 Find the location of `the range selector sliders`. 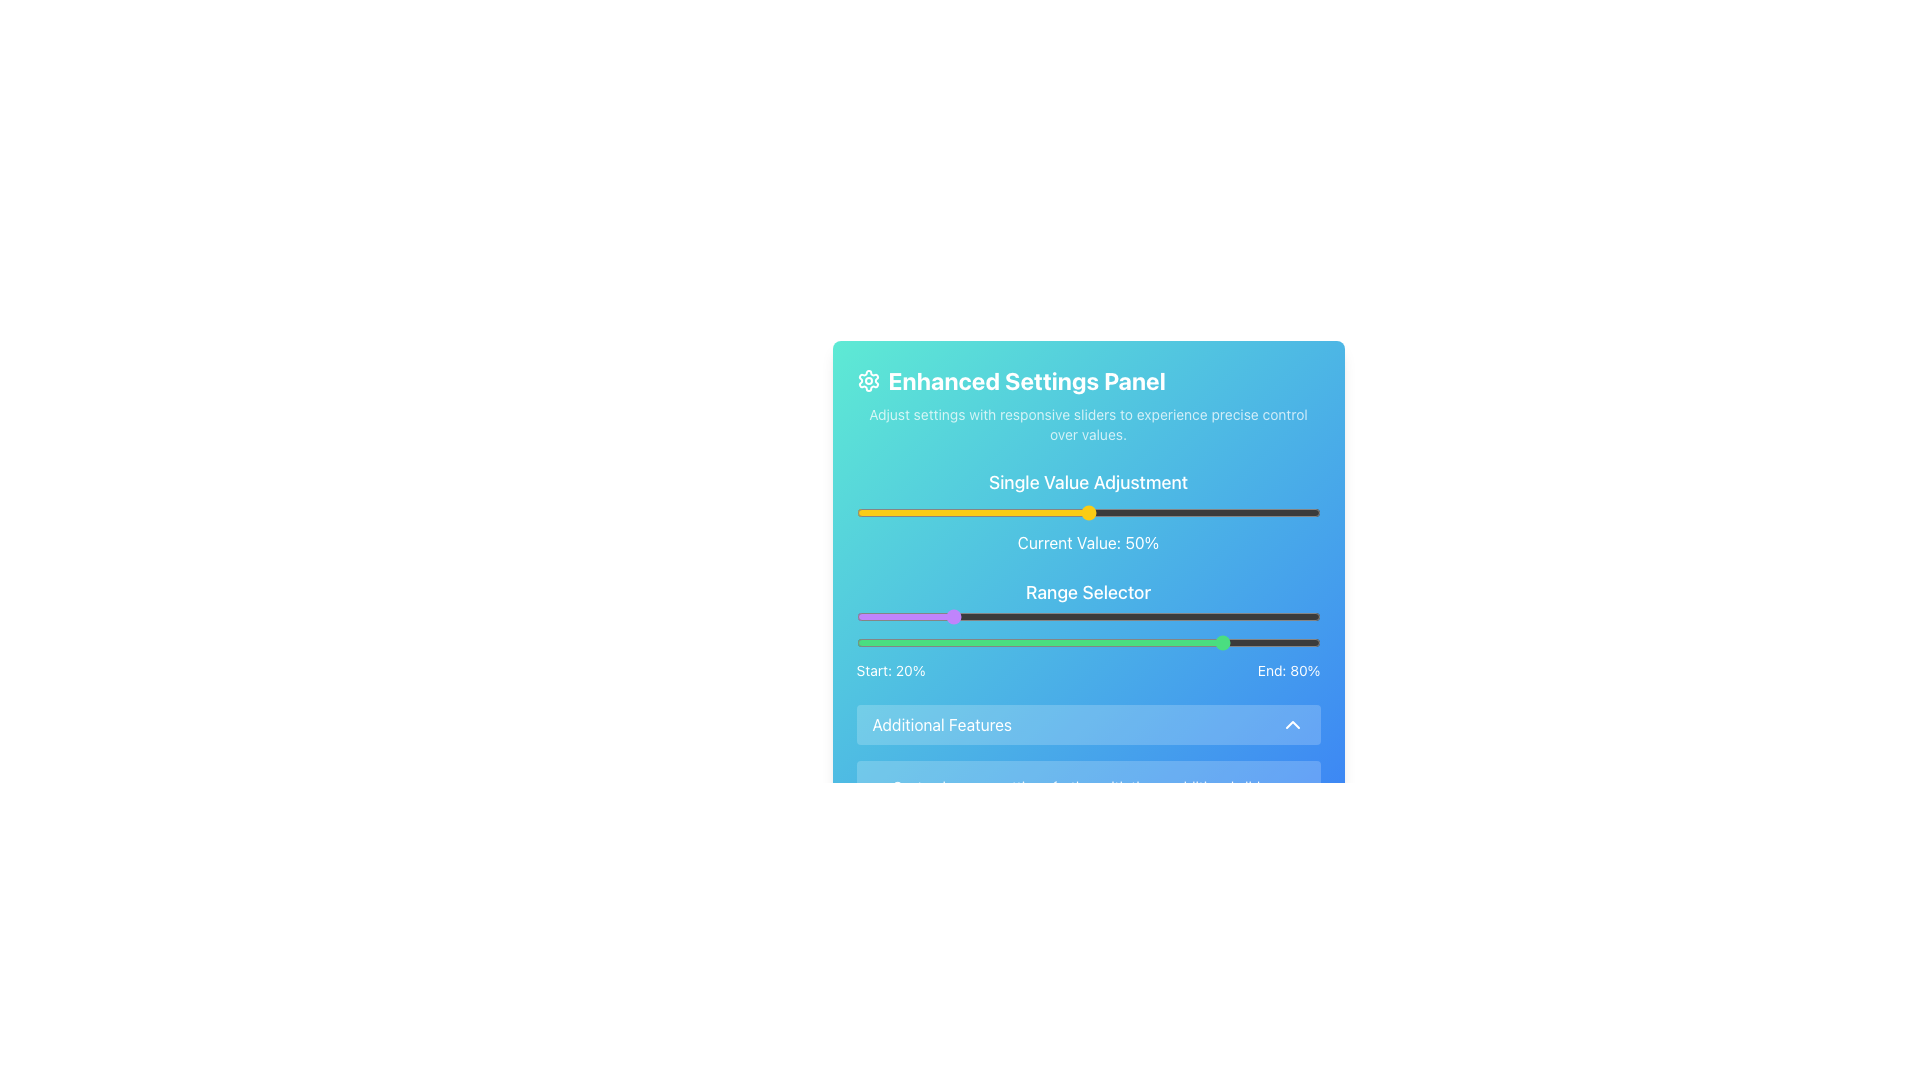

the range selector sliders is located at coordinates (1203, 616).